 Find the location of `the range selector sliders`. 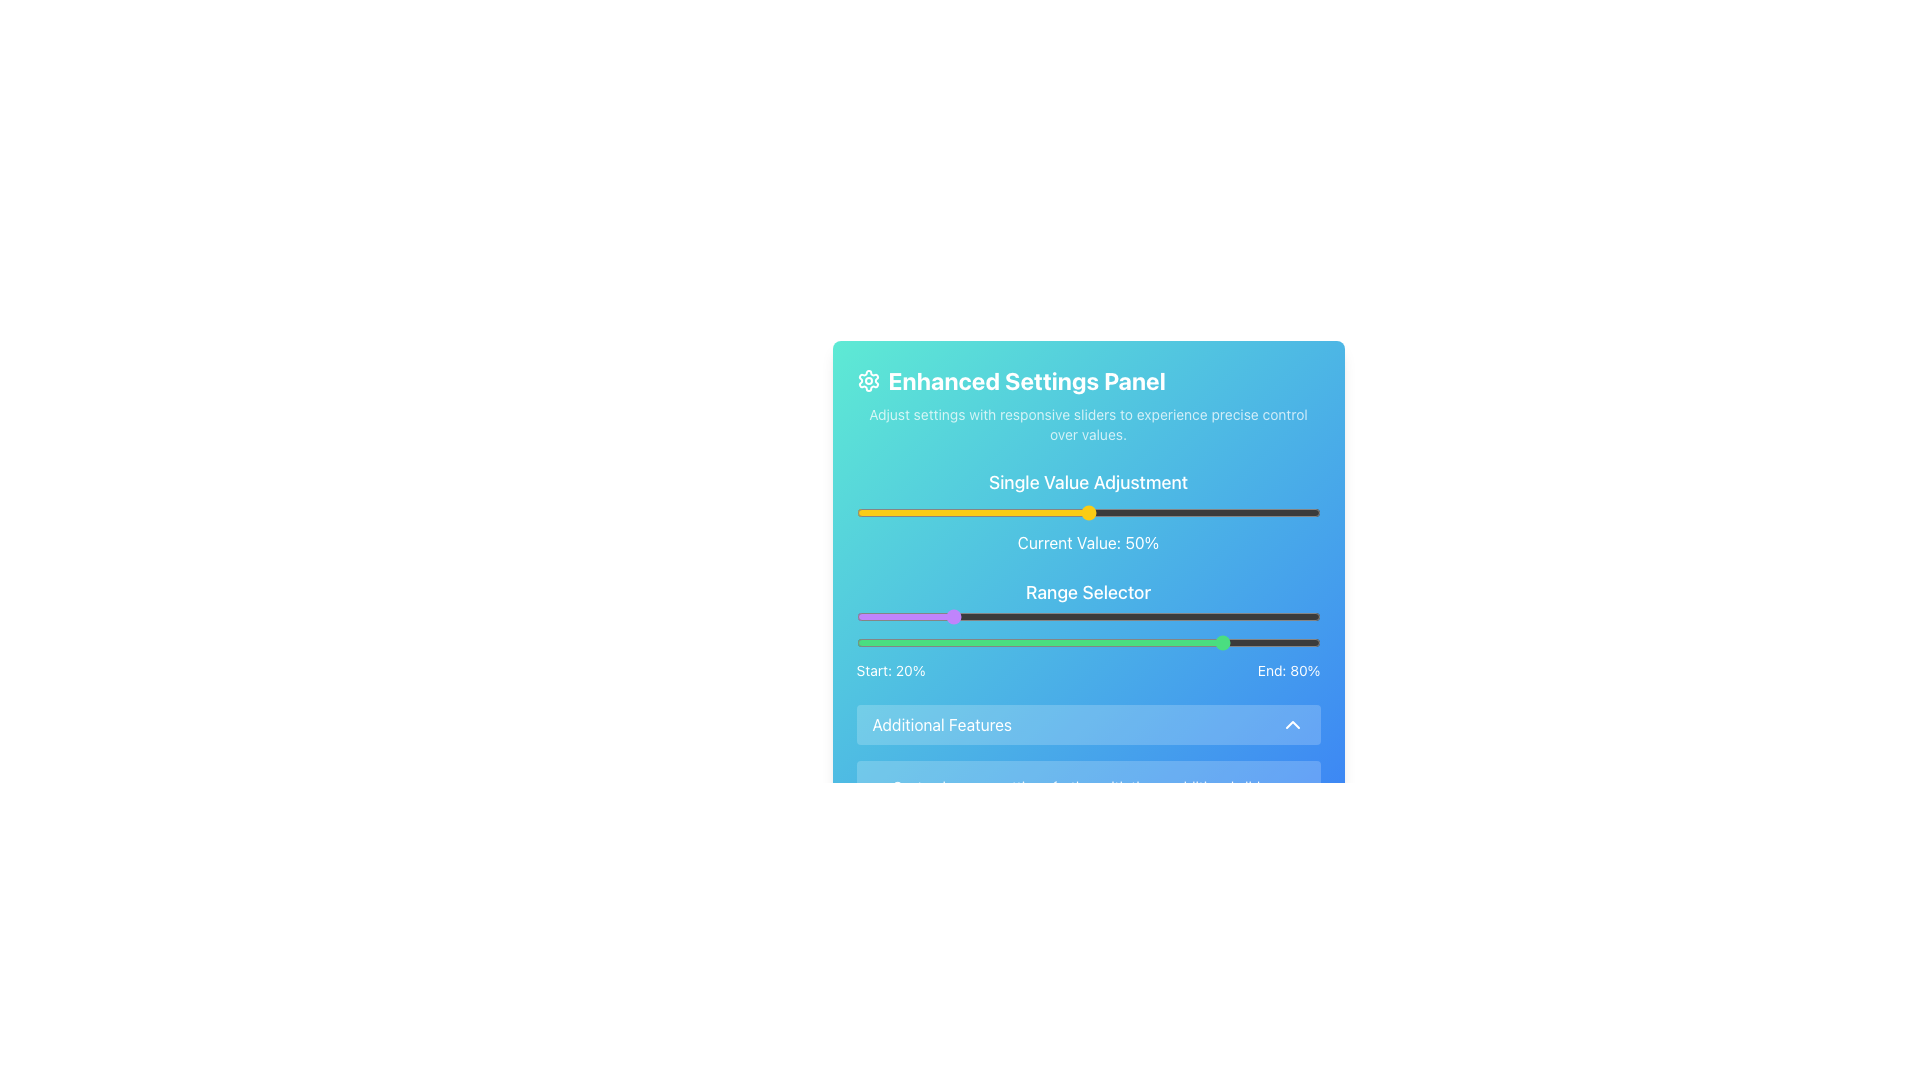

the range selector sliders is located at coordinates (1203, 616).